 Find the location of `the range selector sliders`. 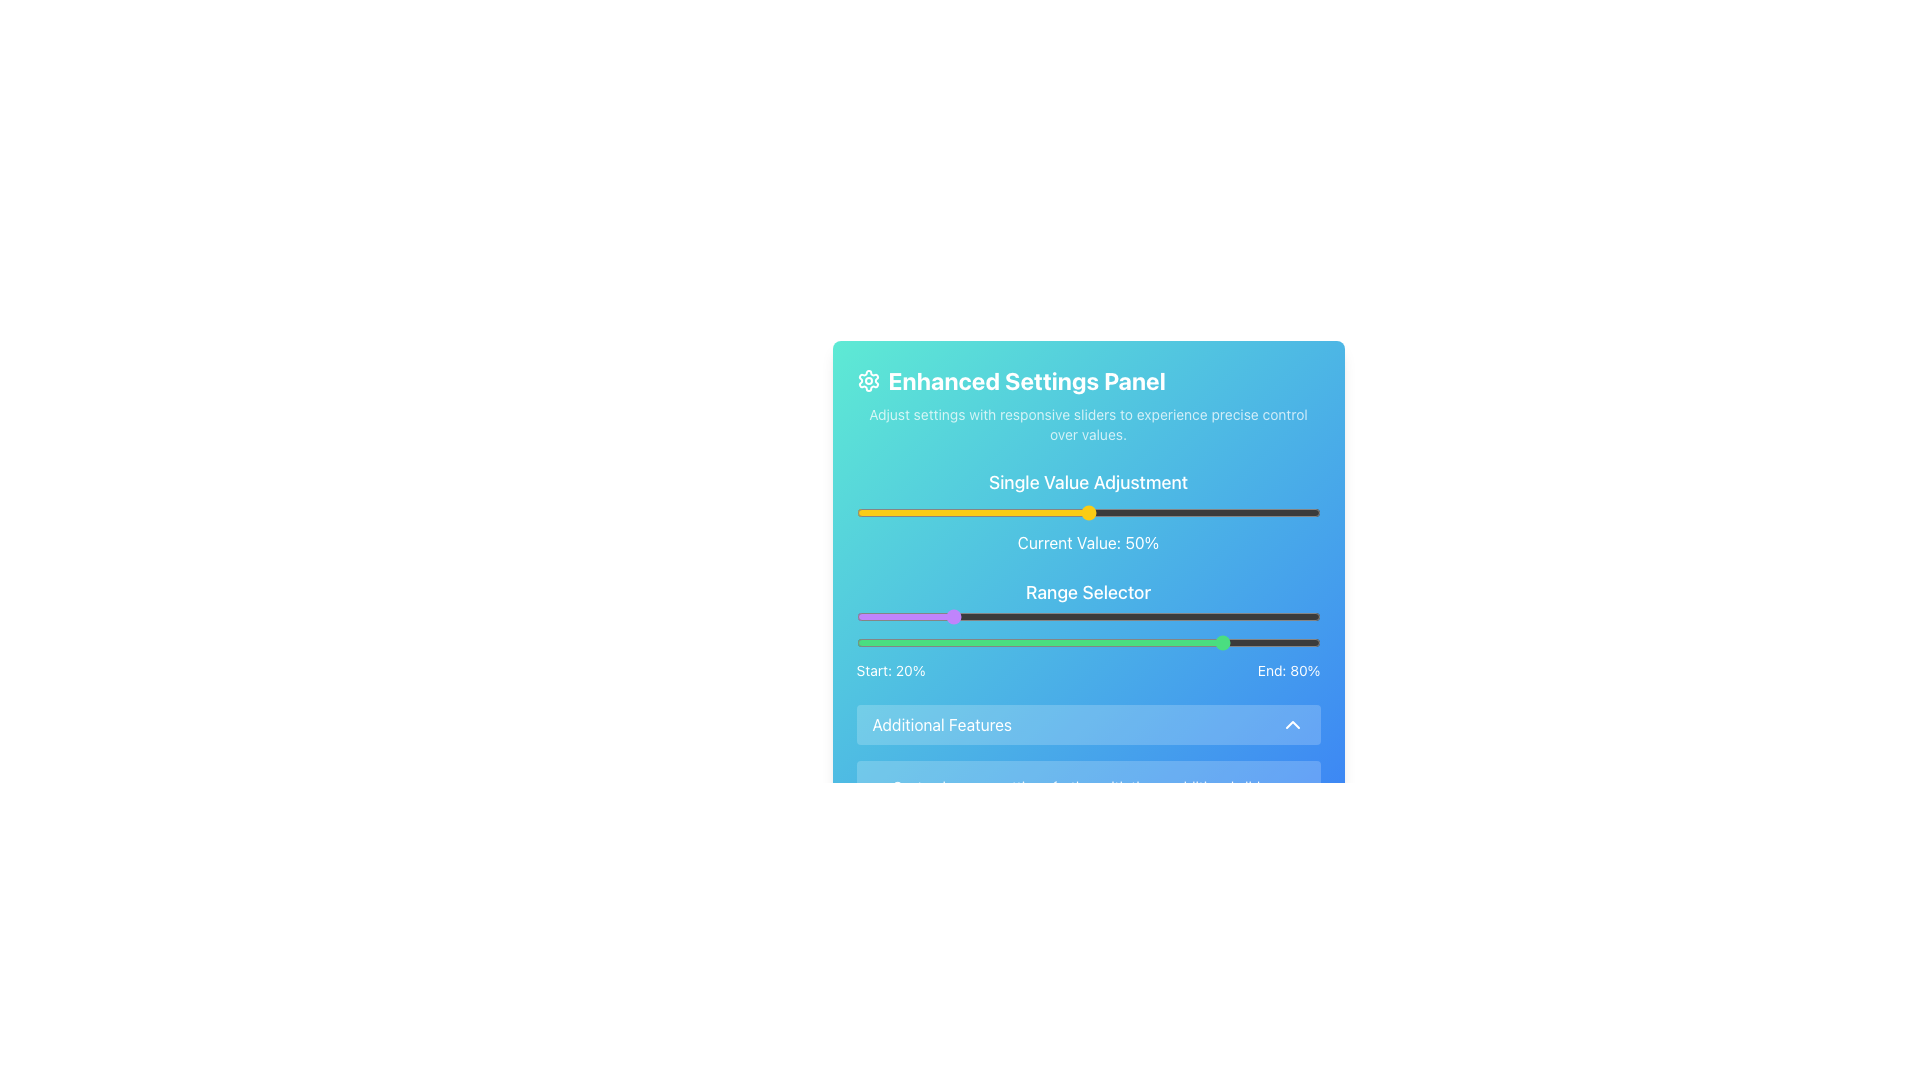

the range selector sliders is located at coordinates (1203, 616).